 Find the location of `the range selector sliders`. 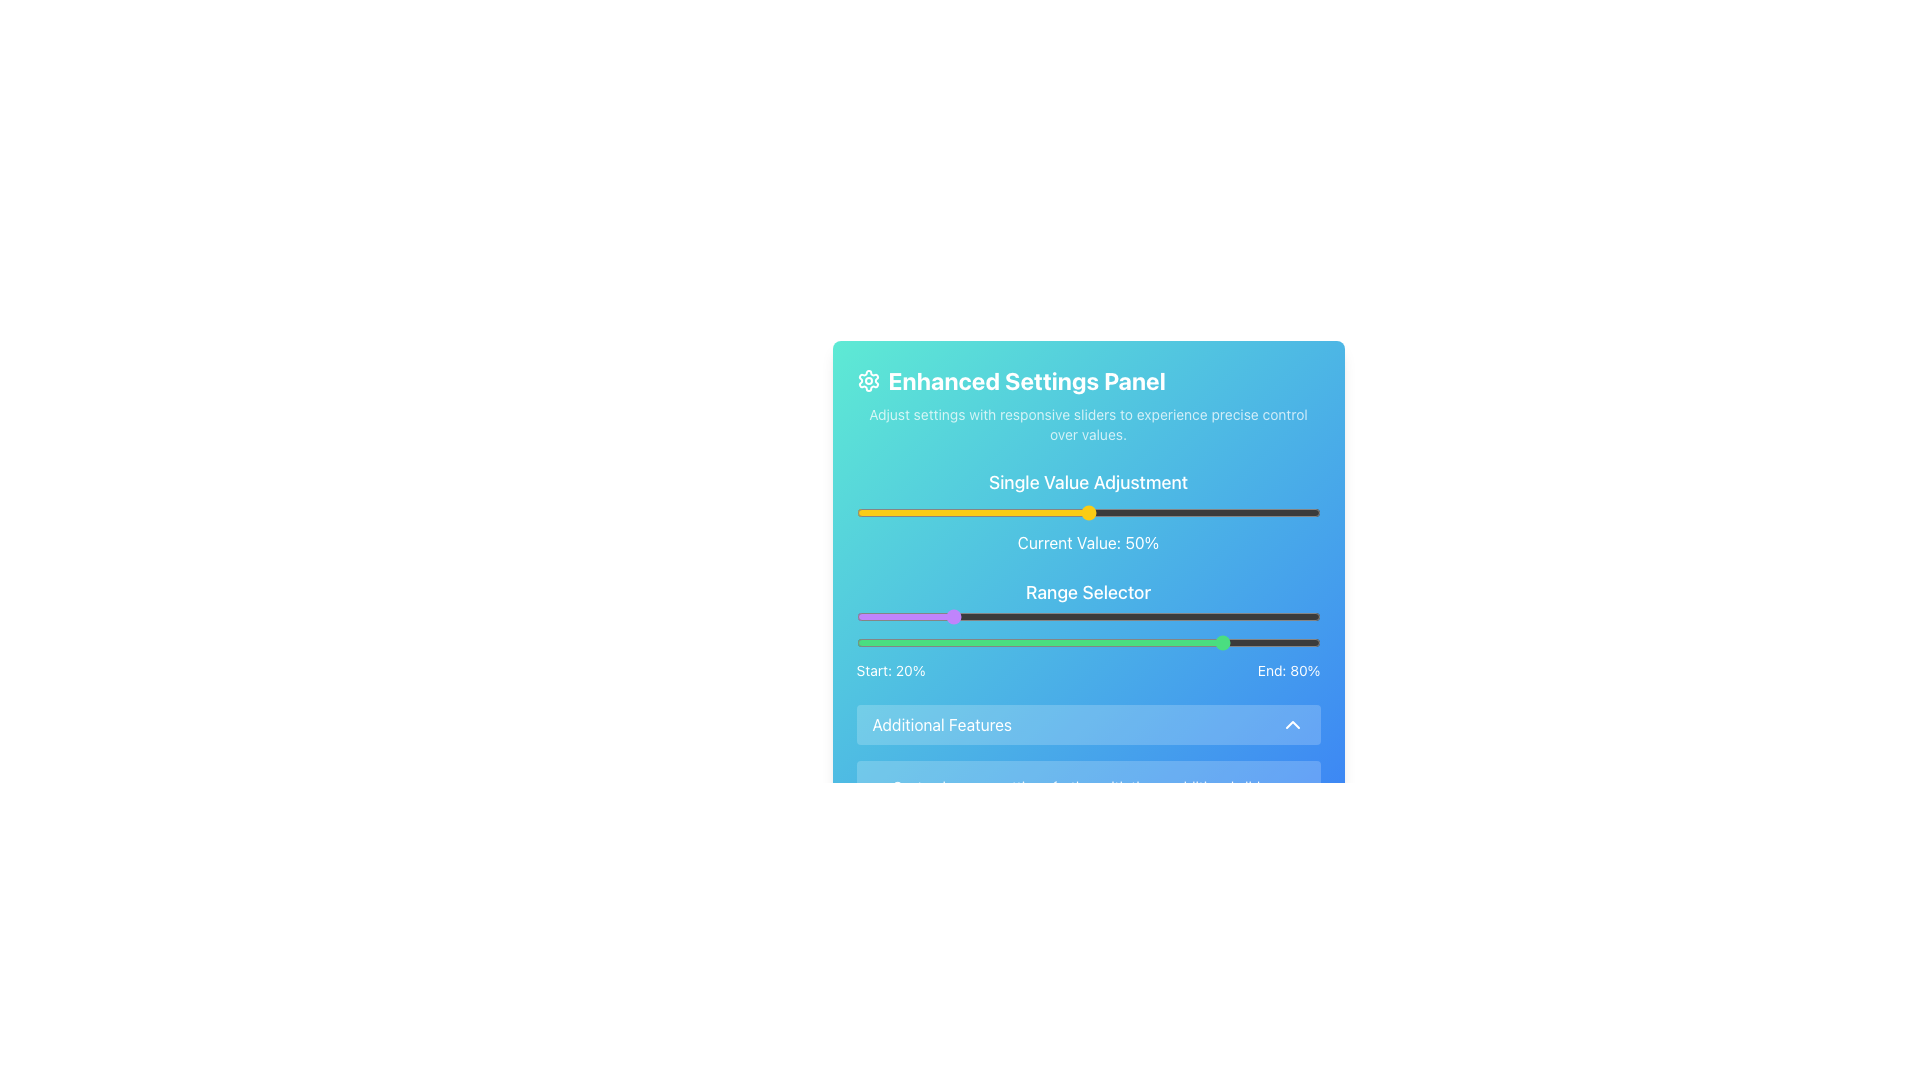

the range selector sliders is located at coordinates (1203, 616).